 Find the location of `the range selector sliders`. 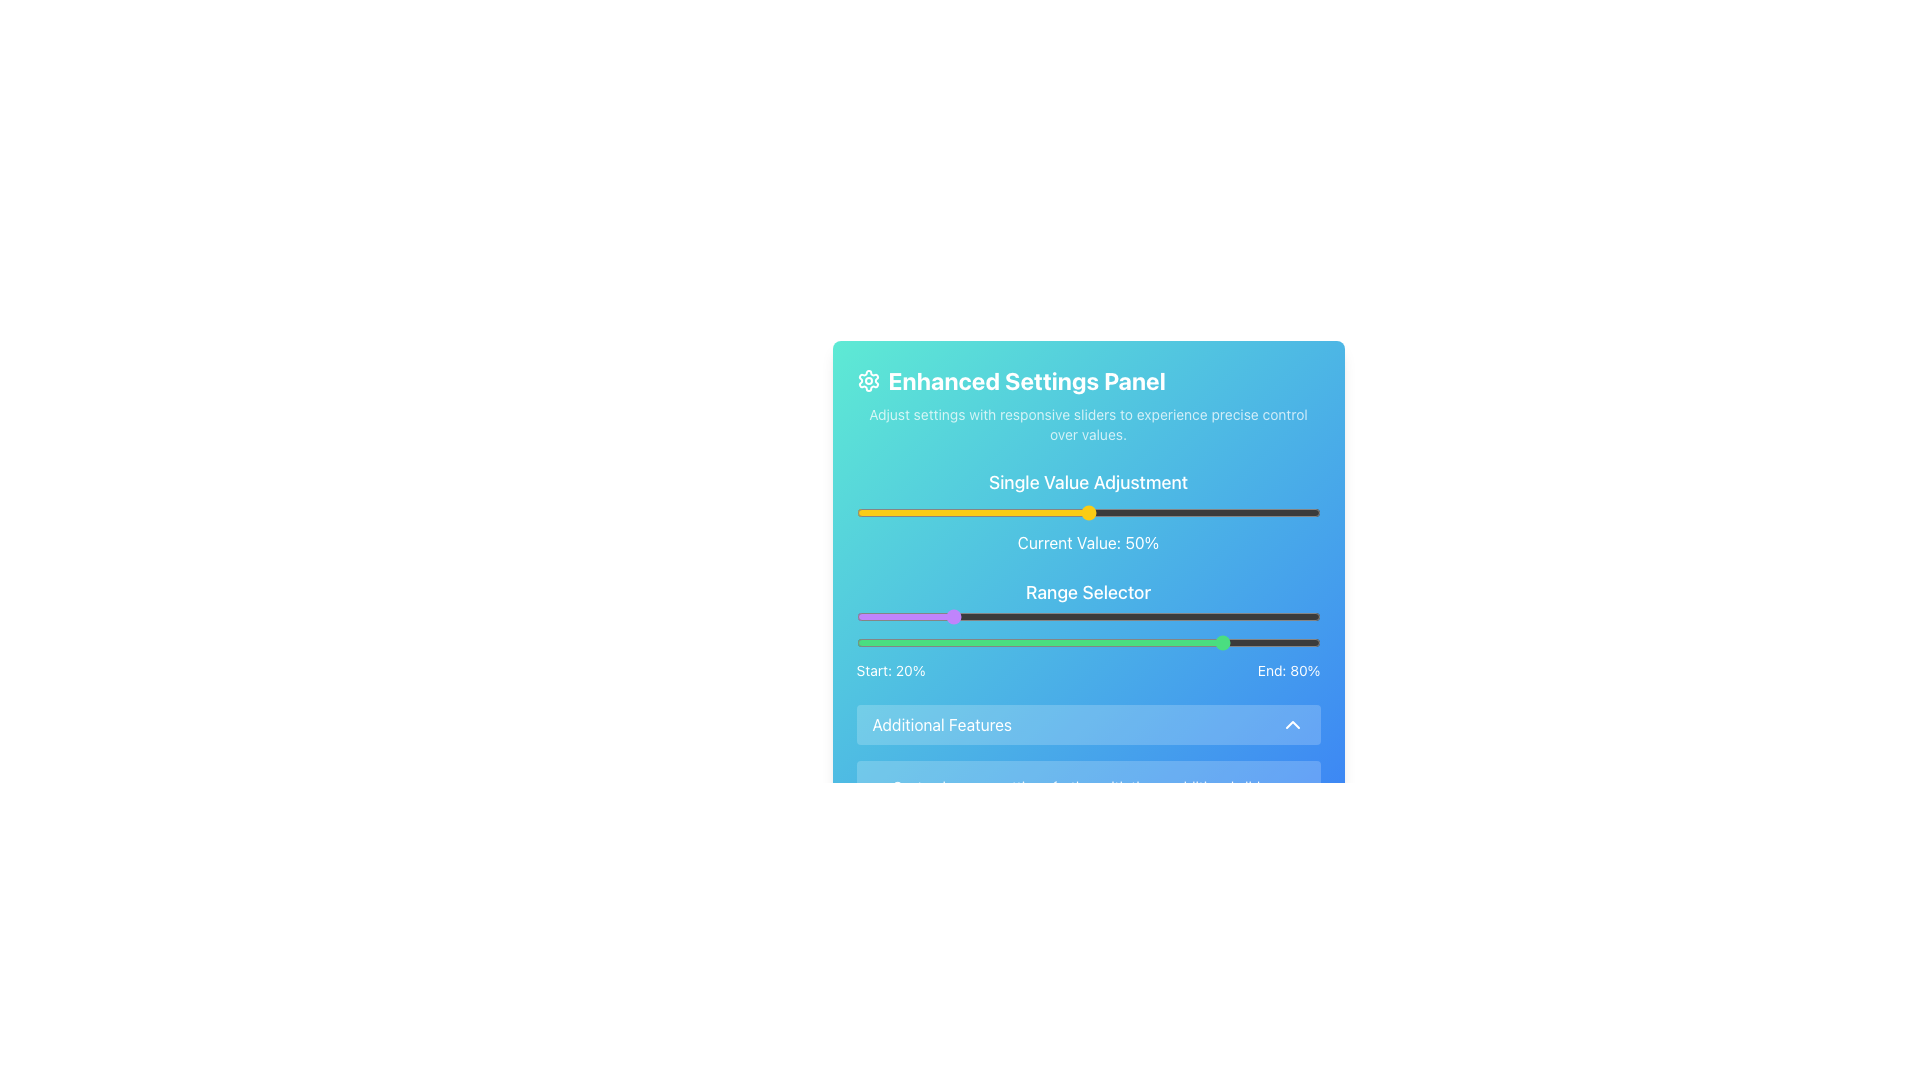

the range selector sliders is located at coordinates (1203, 616).